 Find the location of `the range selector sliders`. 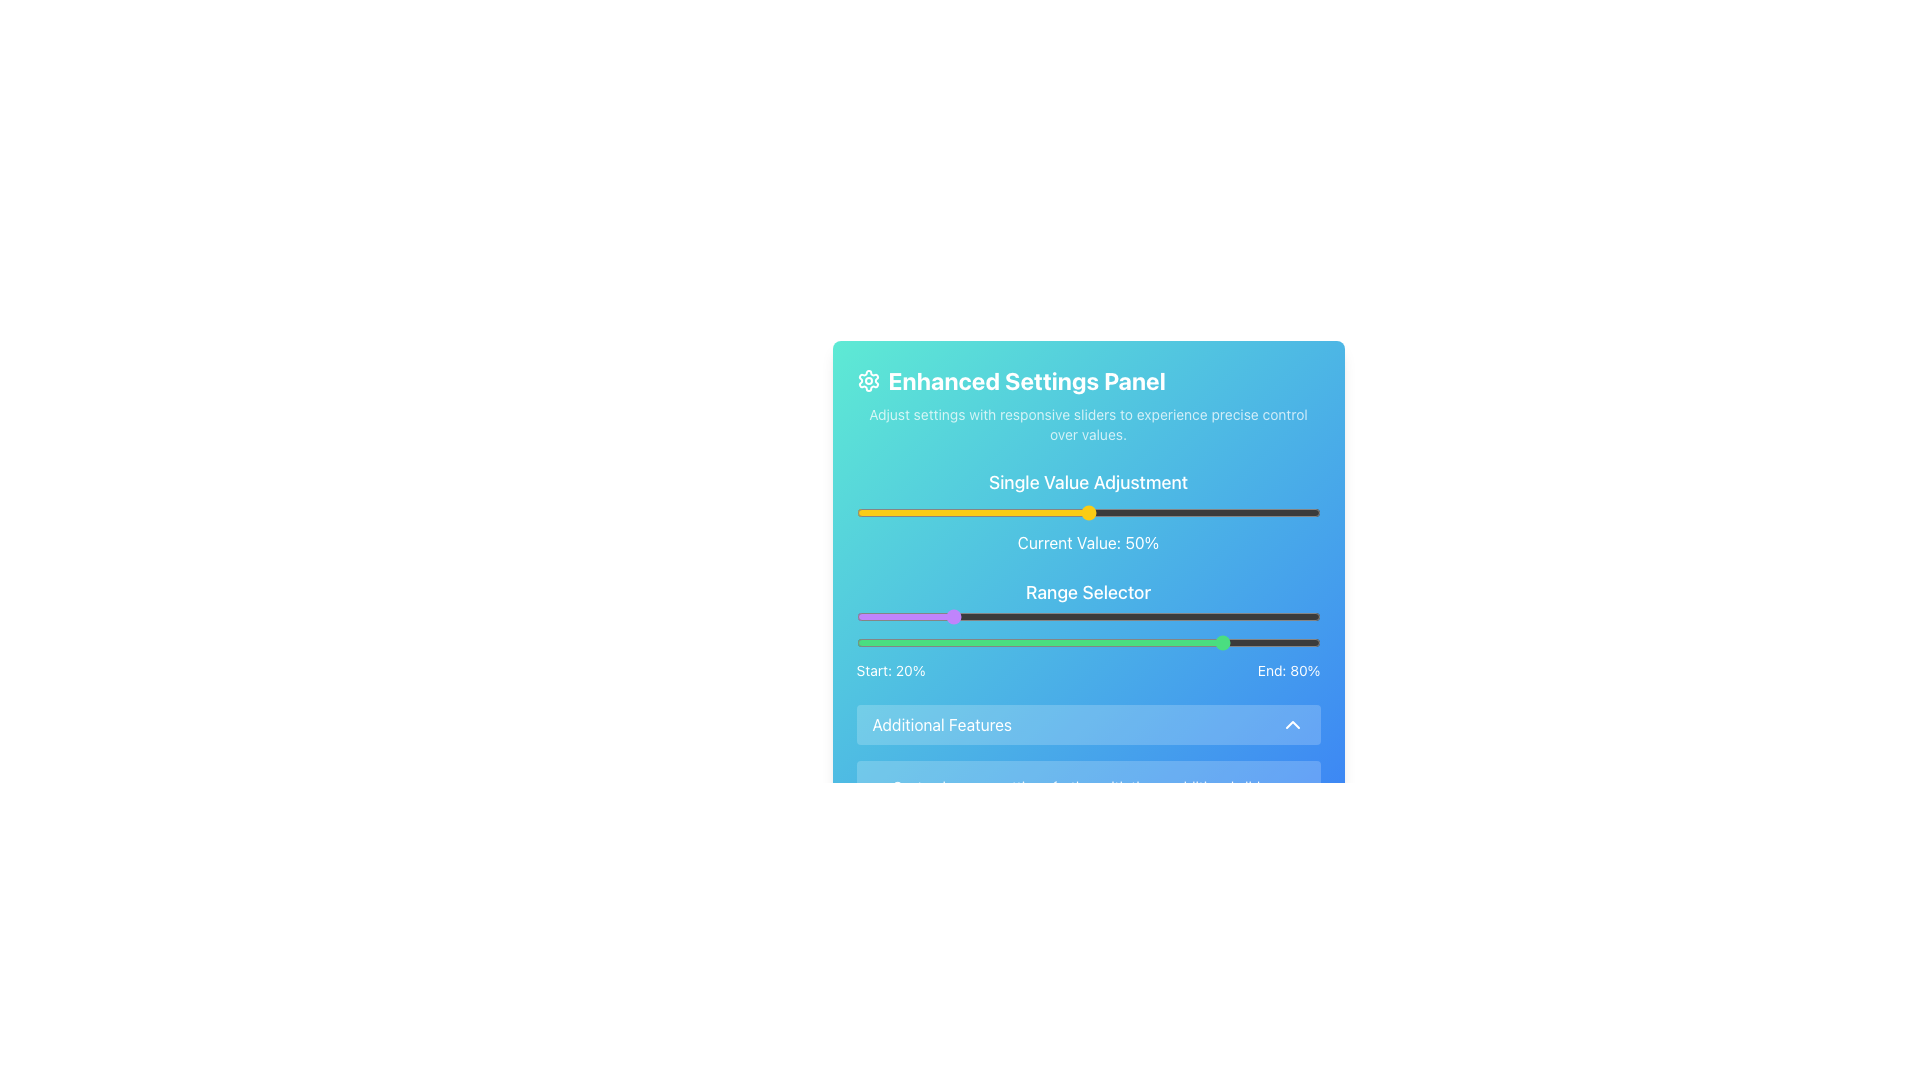

the range selector sliders is located at coordinates (1203, 616).